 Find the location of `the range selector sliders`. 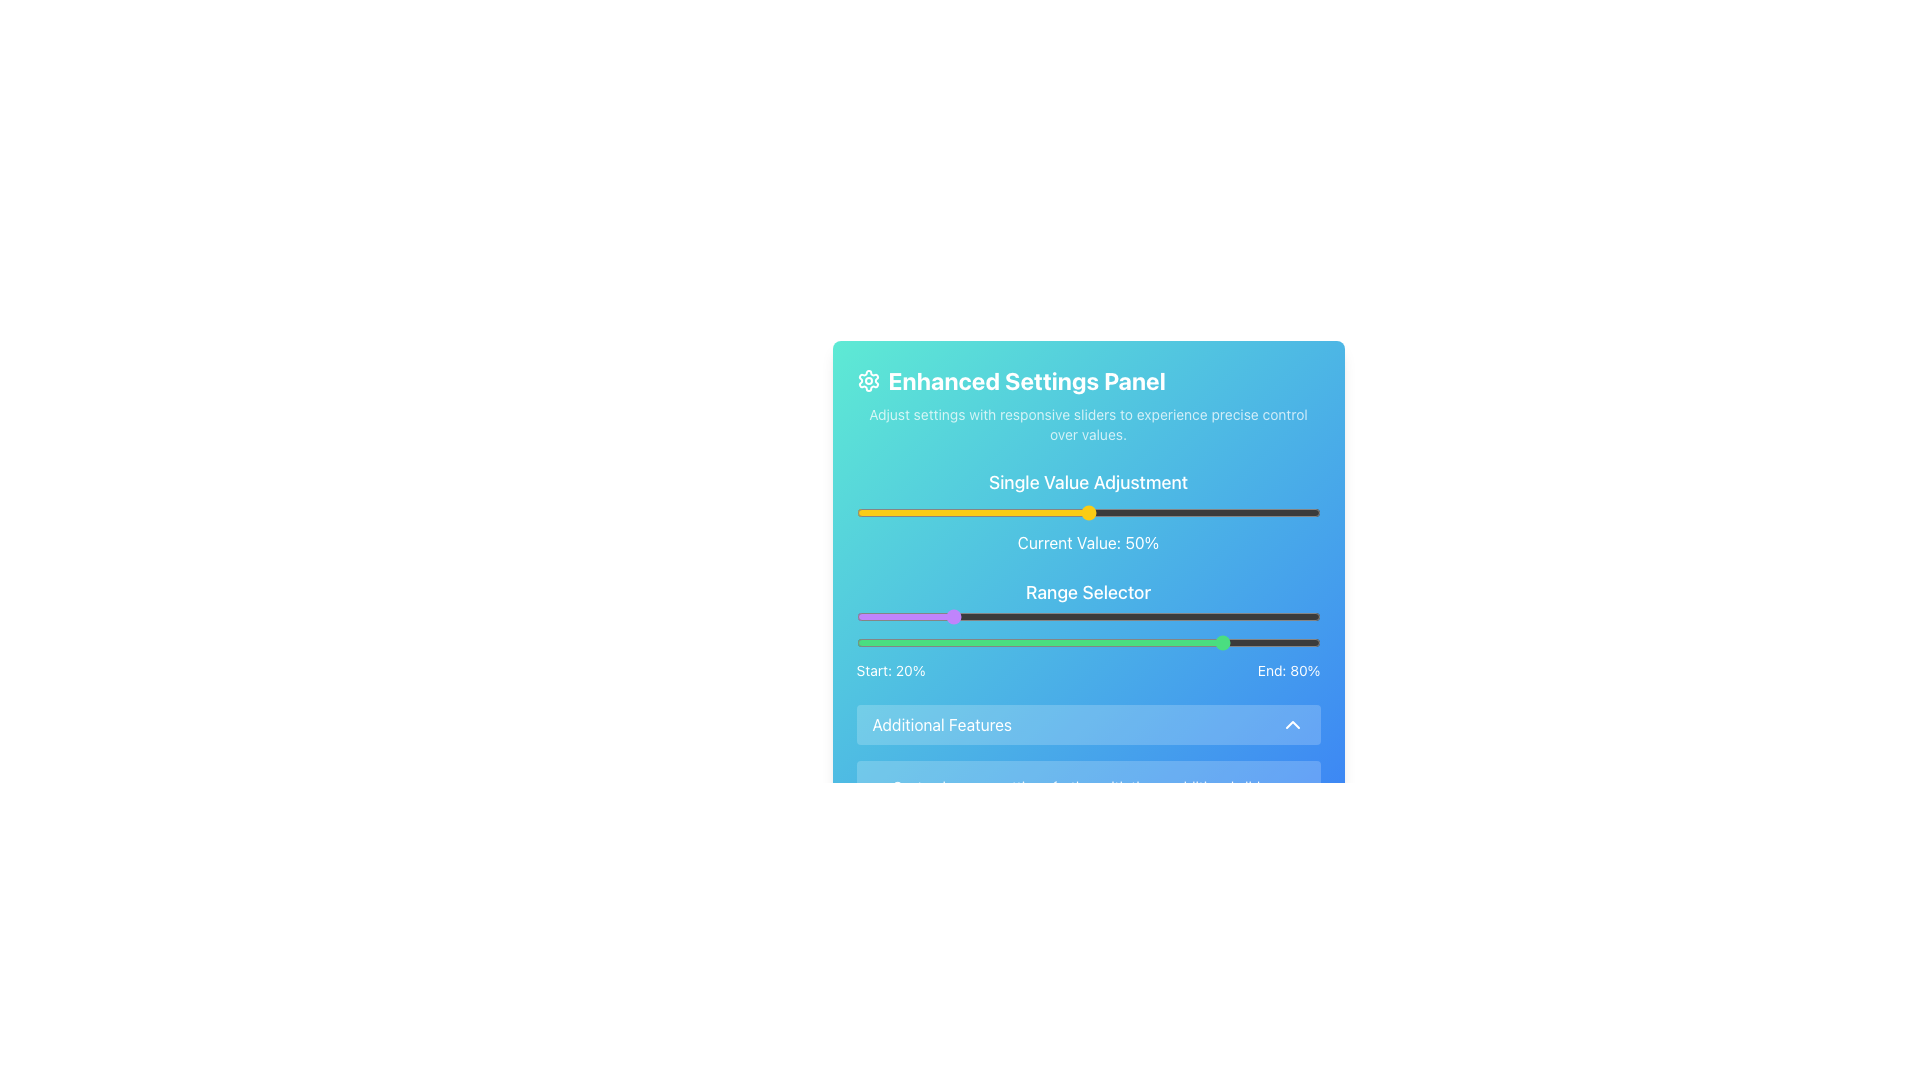

the range selector sliders is located at coordinates (1203, 616).